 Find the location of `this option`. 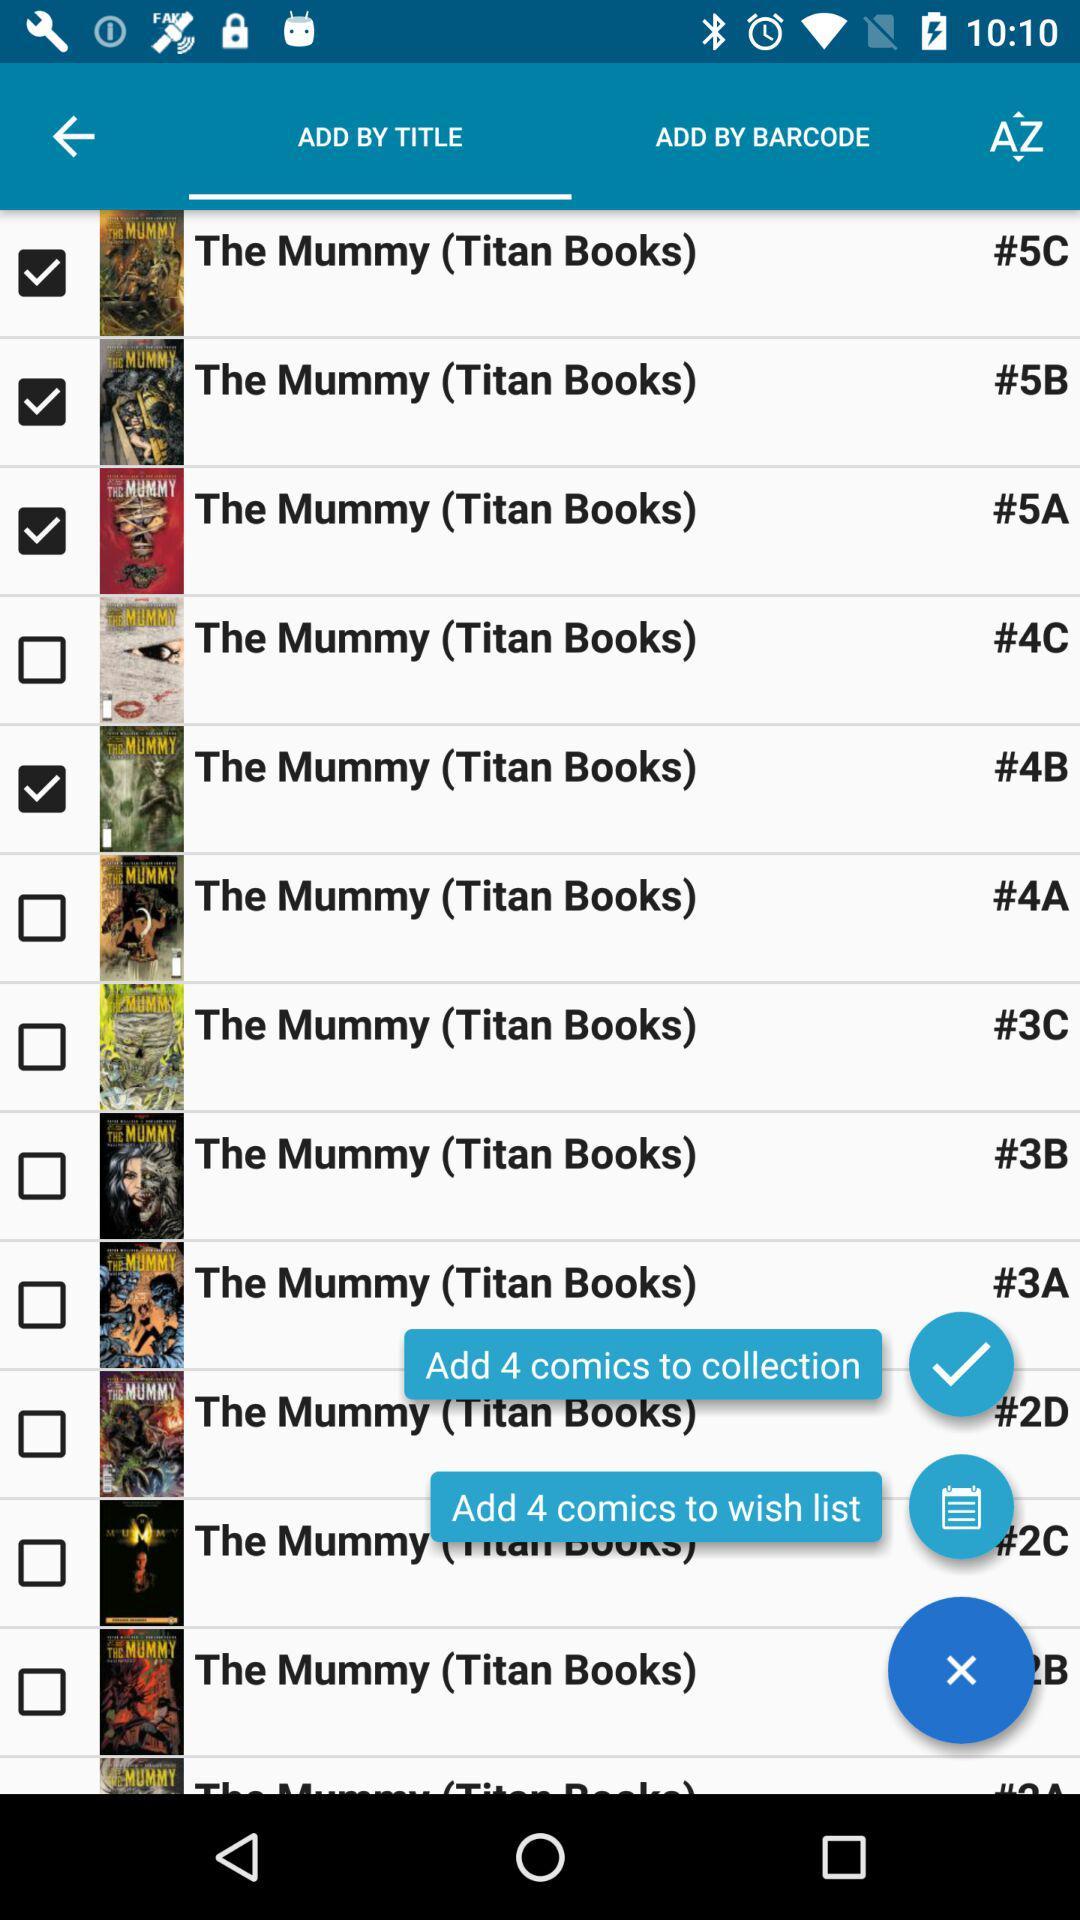

this option is located at coordinates (48, 1690).